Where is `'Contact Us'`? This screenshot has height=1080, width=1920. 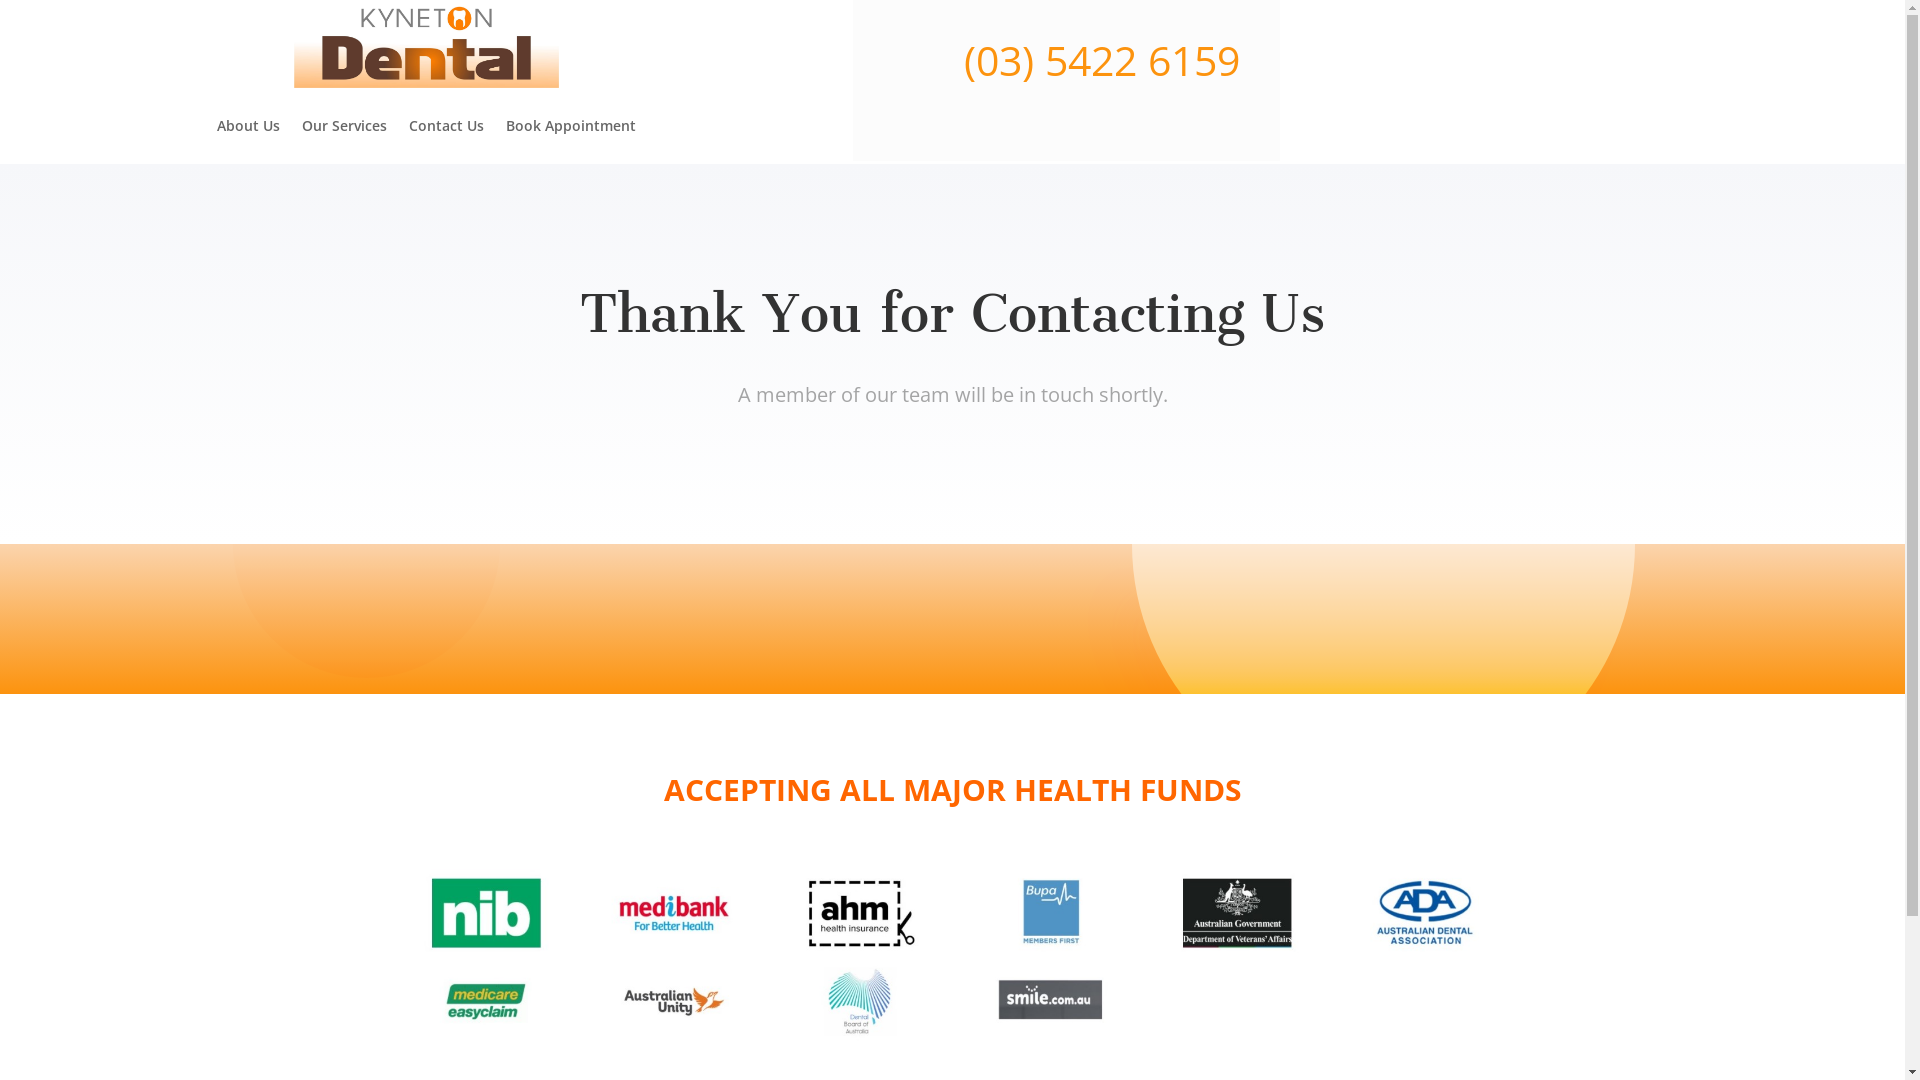 'Contact Us' is located at coordinates (445, 126).